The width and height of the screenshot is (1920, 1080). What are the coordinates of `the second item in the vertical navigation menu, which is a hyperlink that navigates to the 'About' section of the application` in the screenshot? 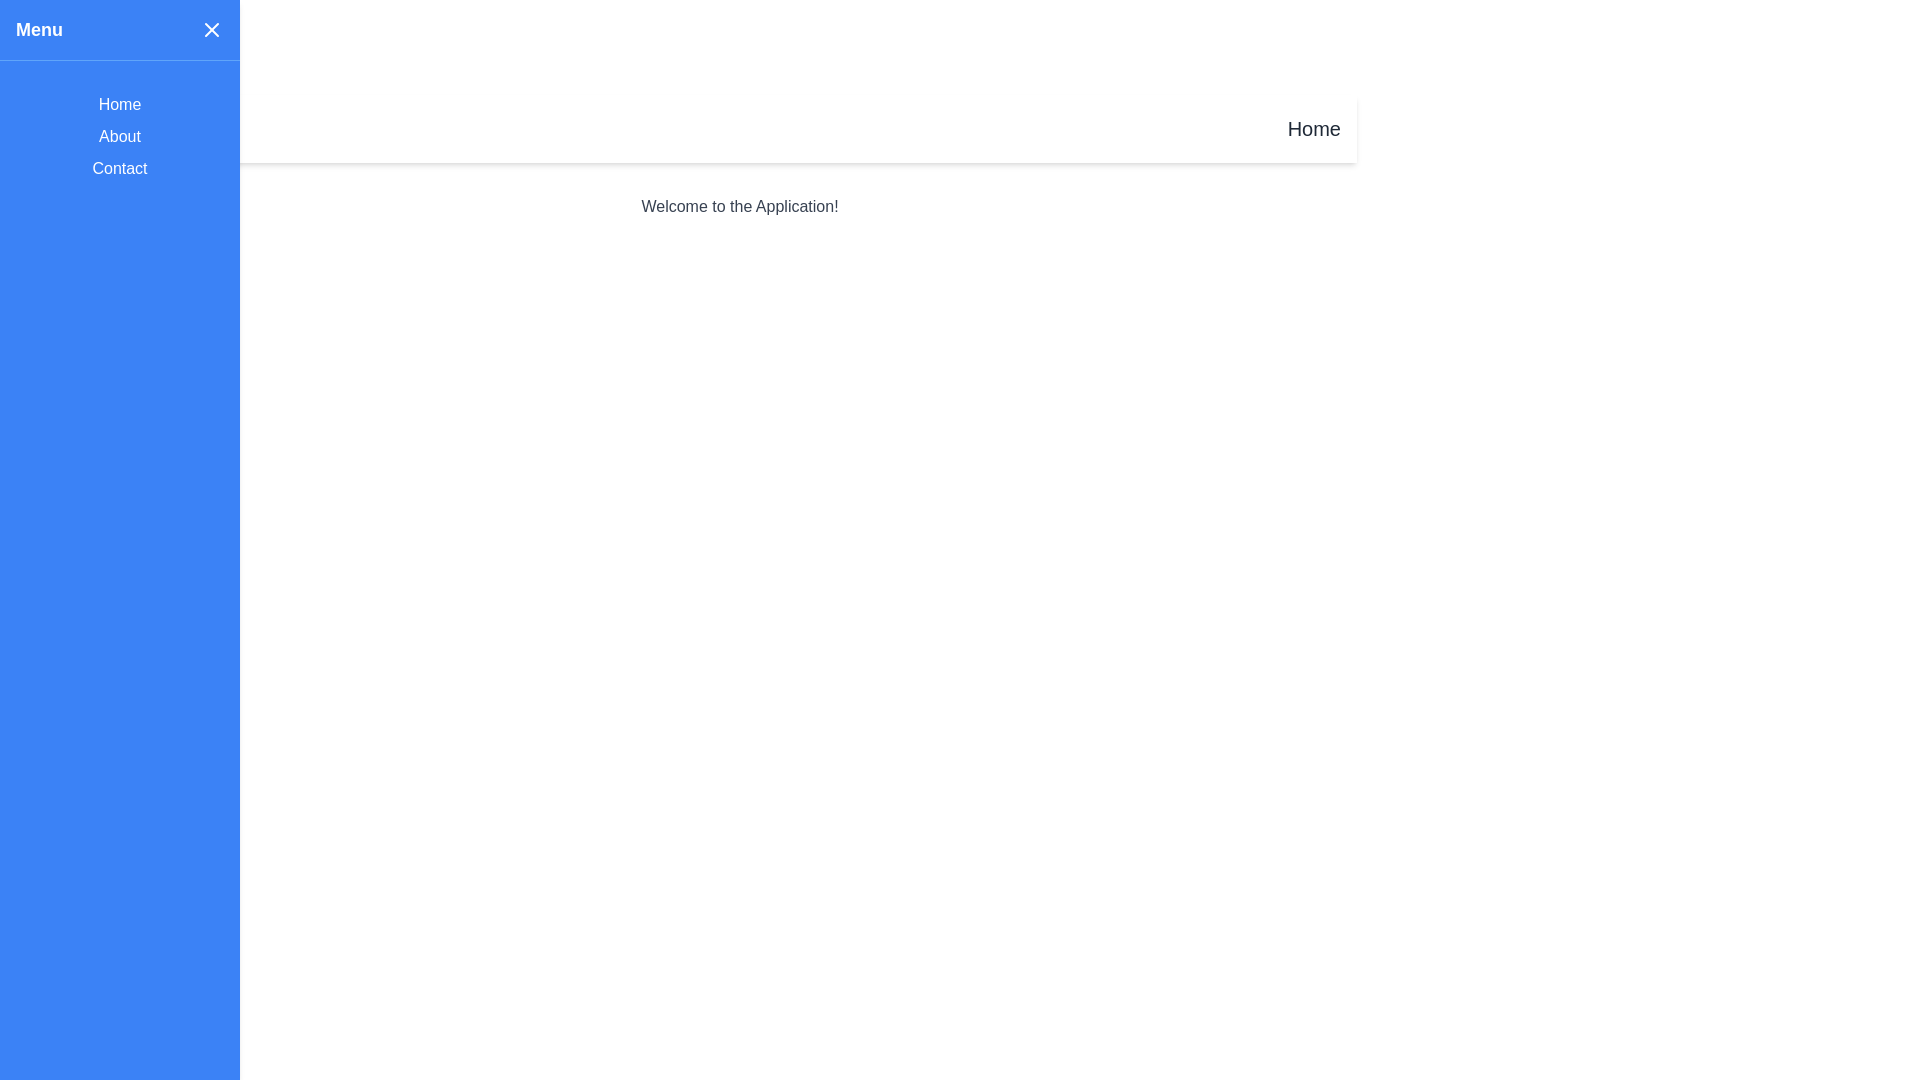 It's located at (119, 136).